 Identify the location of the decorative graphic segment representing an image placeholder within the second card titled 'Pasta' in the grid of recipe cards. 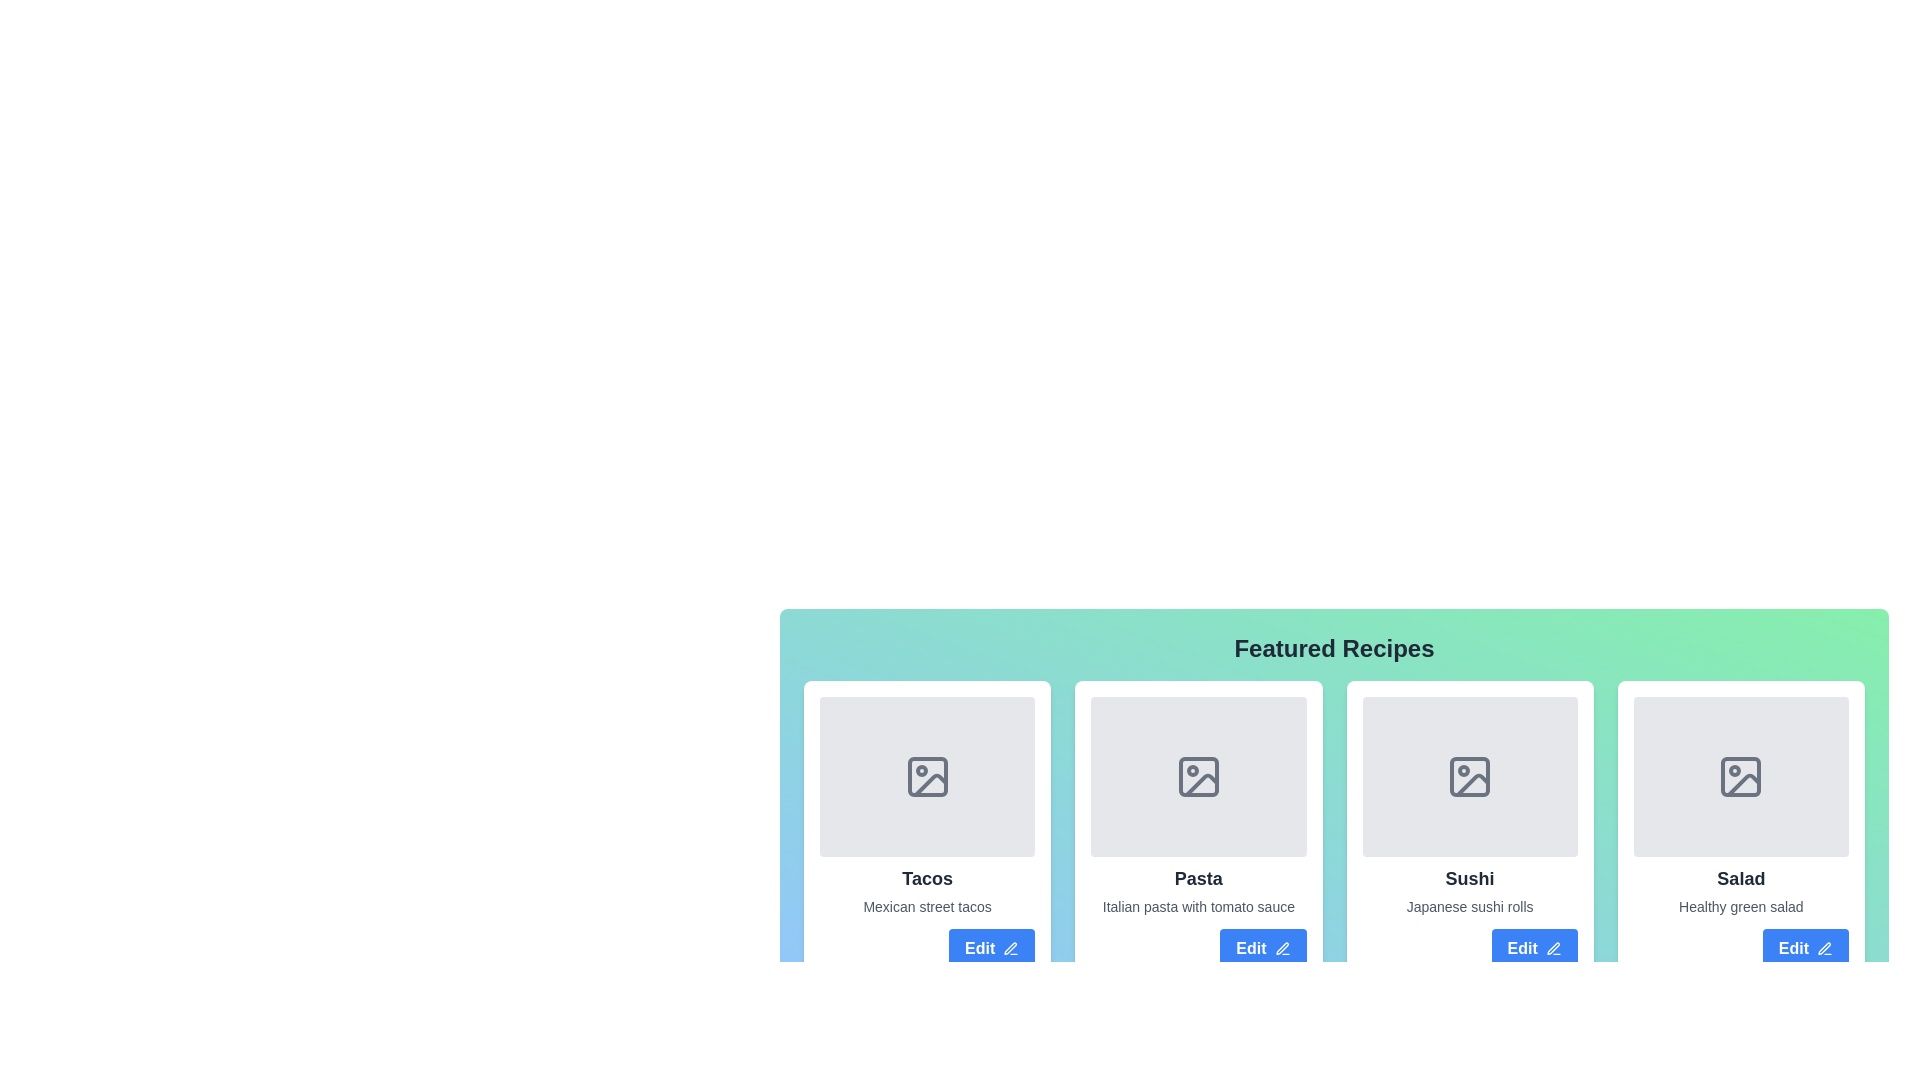
(1200, 784).